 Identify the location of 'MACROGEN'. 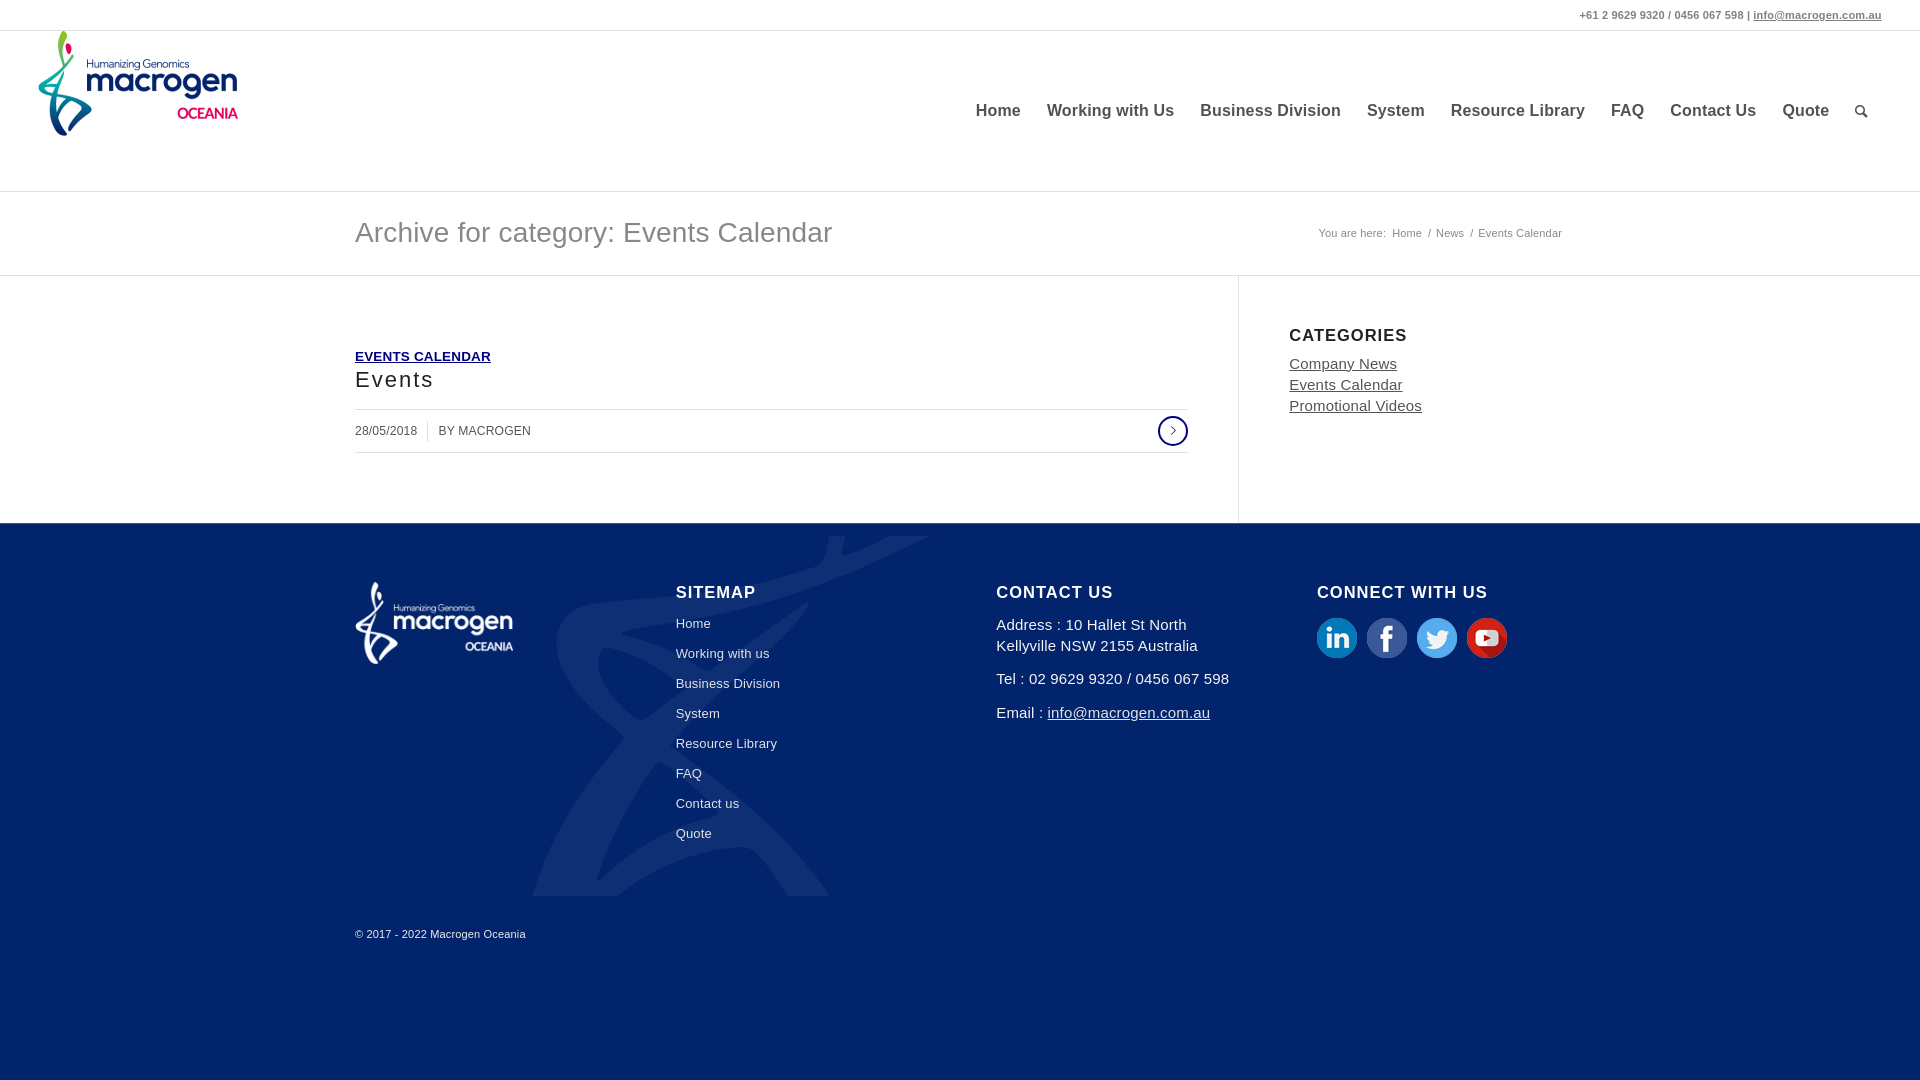
(456, 430).